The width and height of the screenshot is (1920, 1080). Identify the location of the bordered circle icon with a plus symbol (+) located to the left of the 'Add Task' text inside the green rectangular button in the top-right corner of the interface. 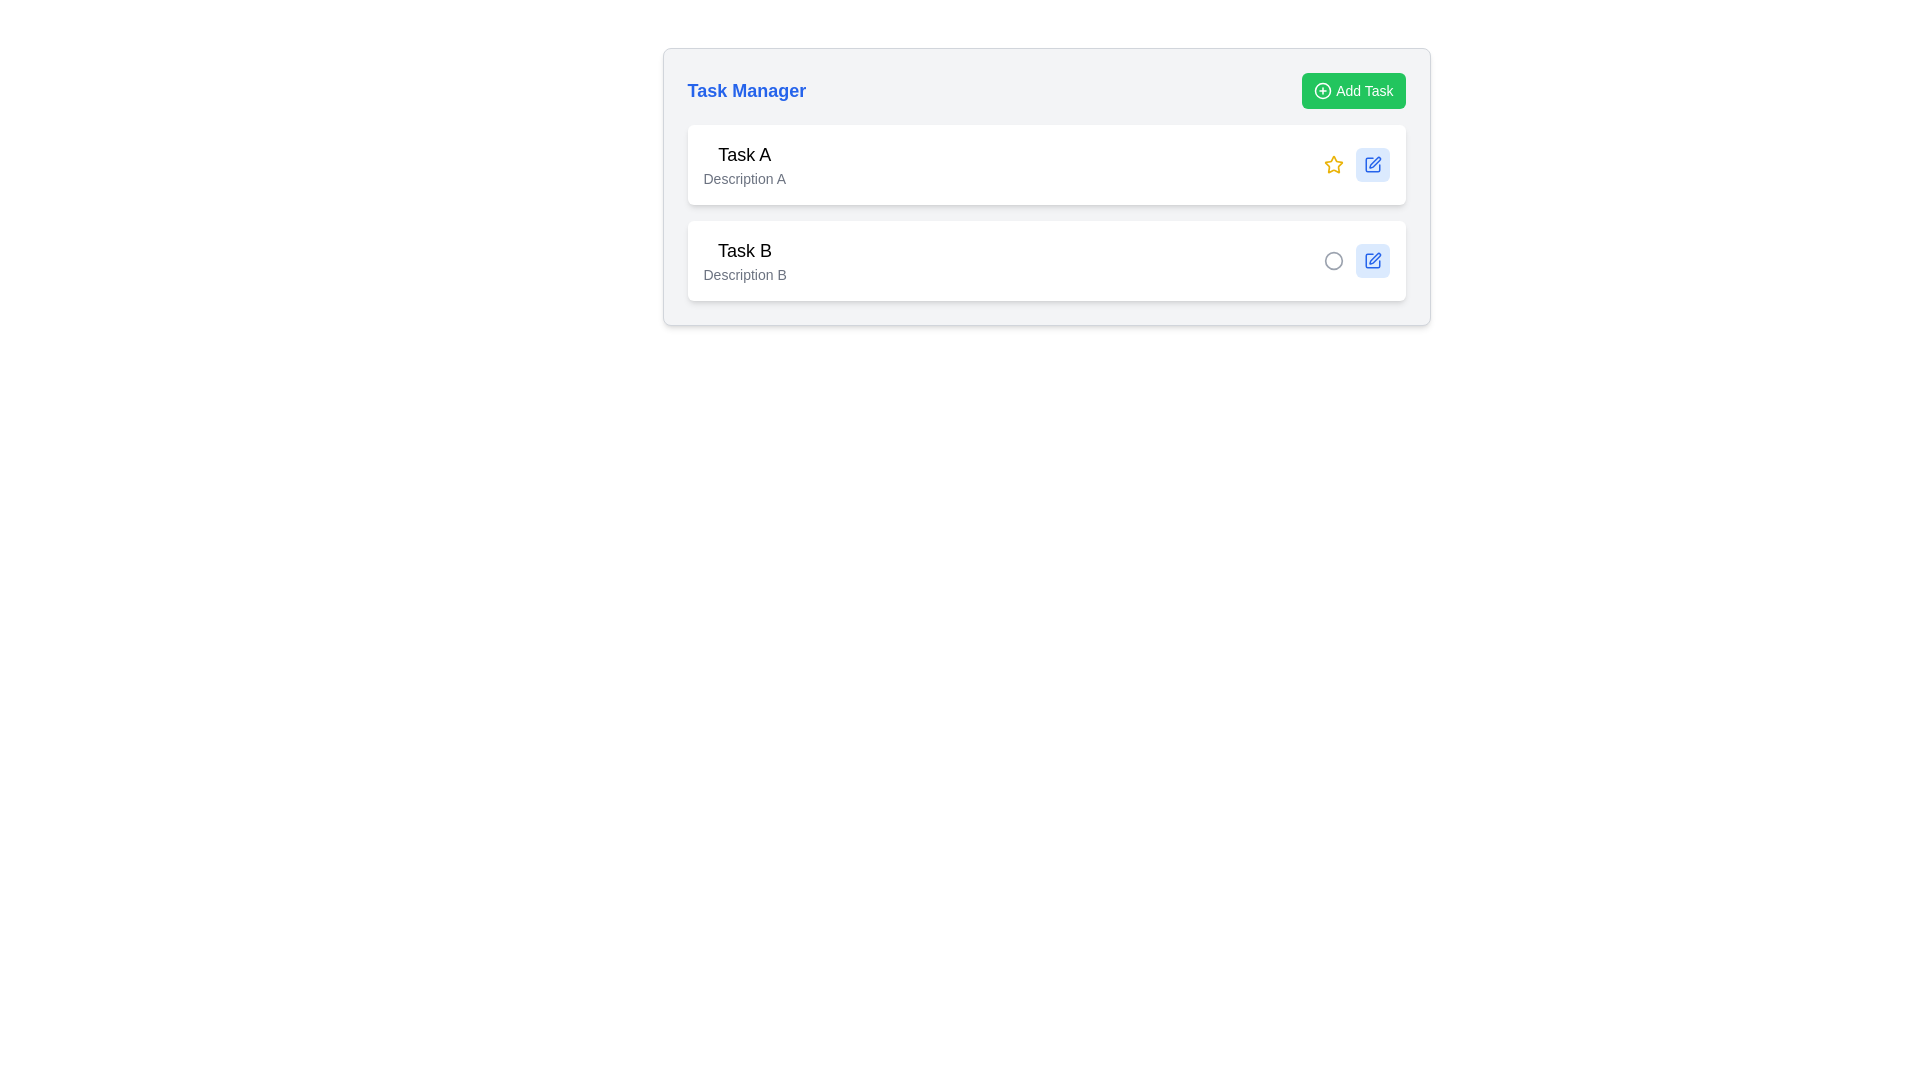
(1323, 91).